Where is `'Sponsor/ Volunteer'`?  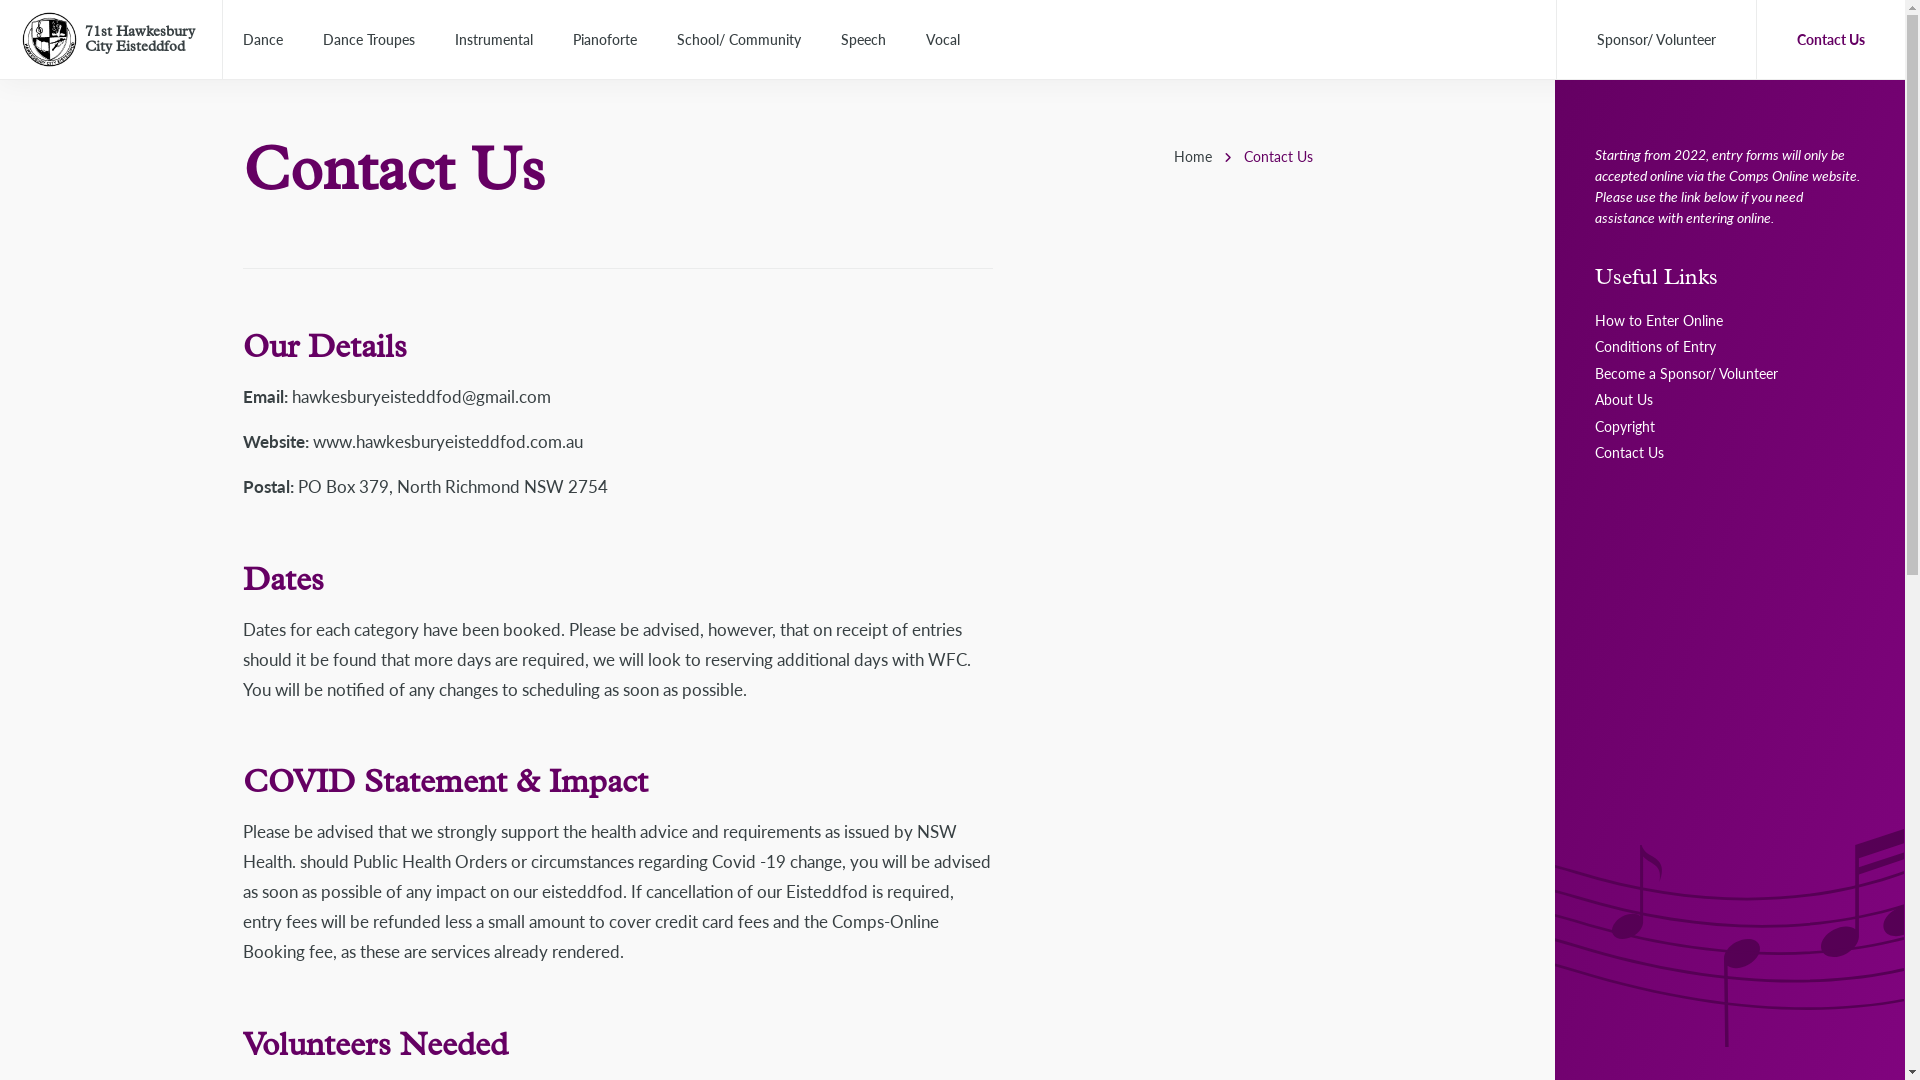
'Sponsor/ Volunteer' is located at coordinates (1656, 39).